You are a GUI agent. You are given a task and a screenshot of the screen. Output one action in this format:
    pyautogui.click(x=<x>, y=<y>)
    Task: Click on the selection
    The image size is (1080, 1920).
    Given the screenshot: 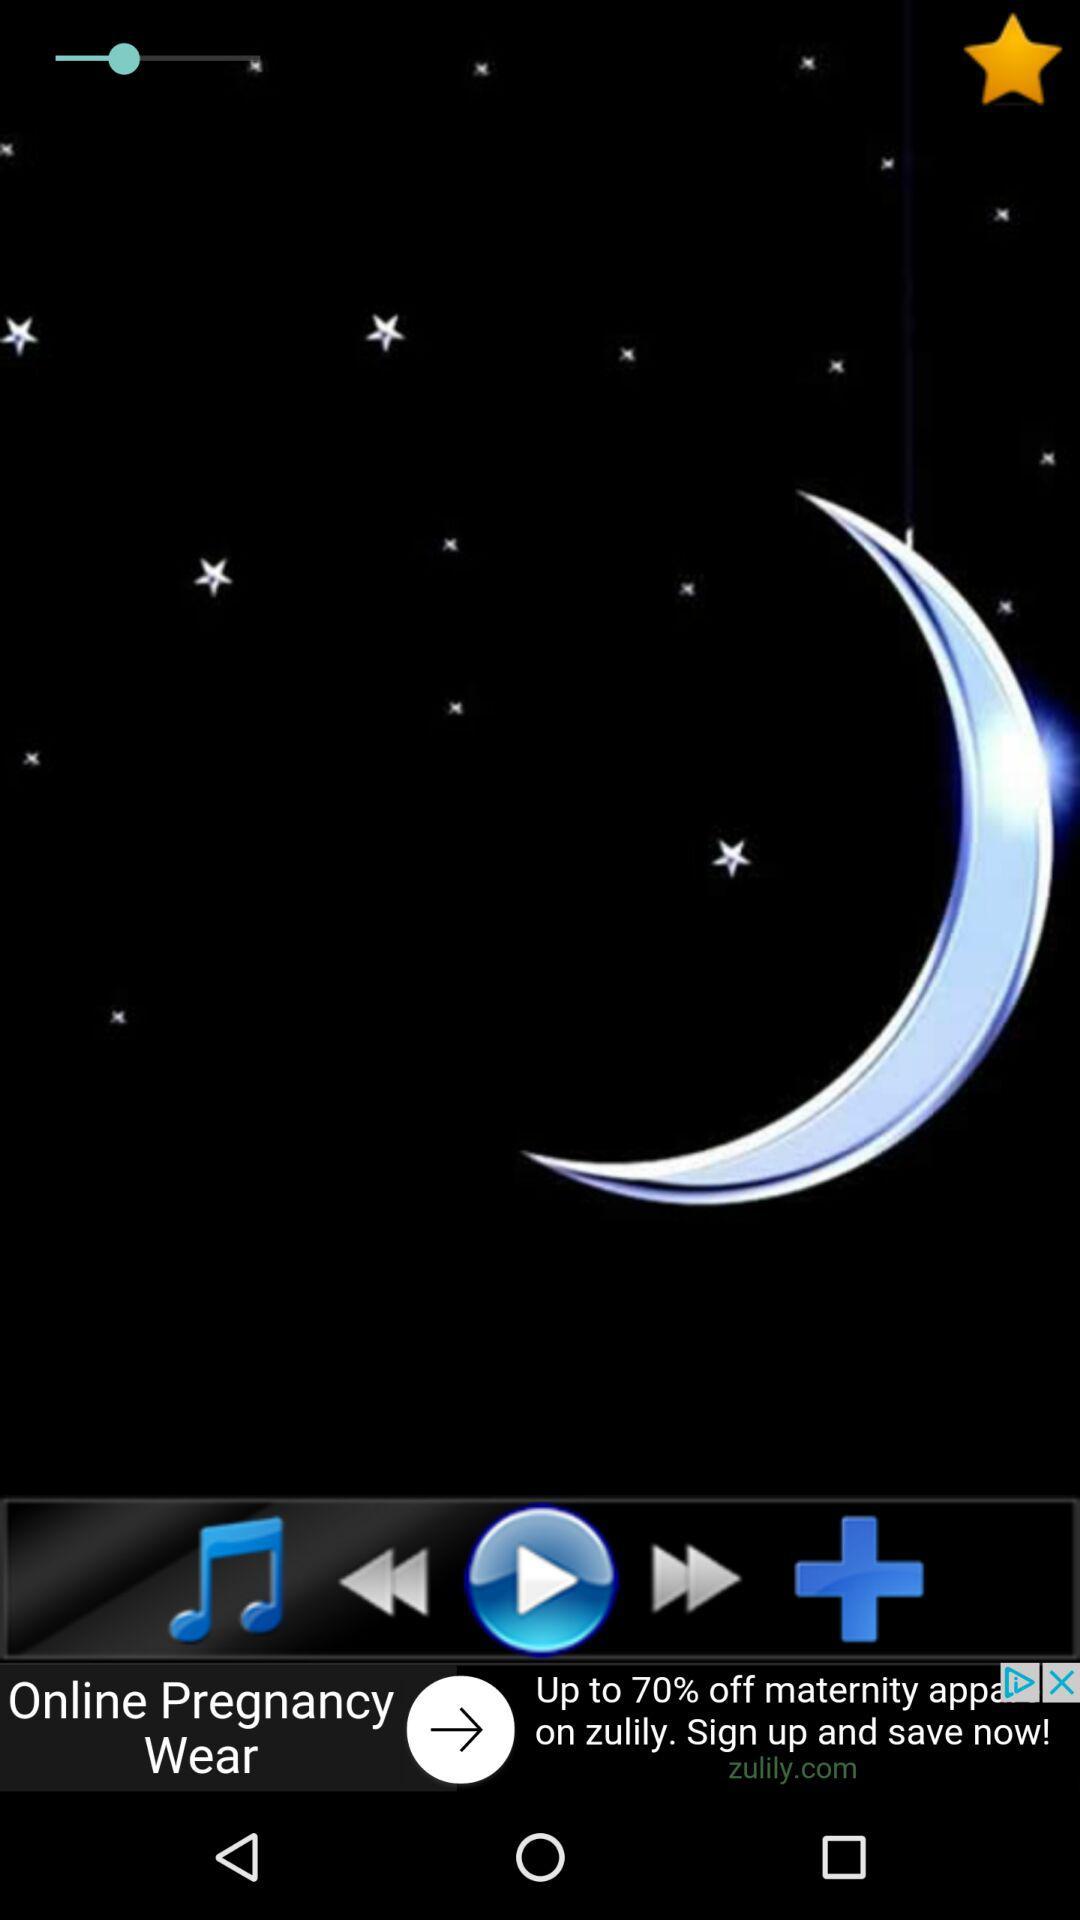 What is the action you would take?
    pyautogui.click(x=540, y=1577)
    